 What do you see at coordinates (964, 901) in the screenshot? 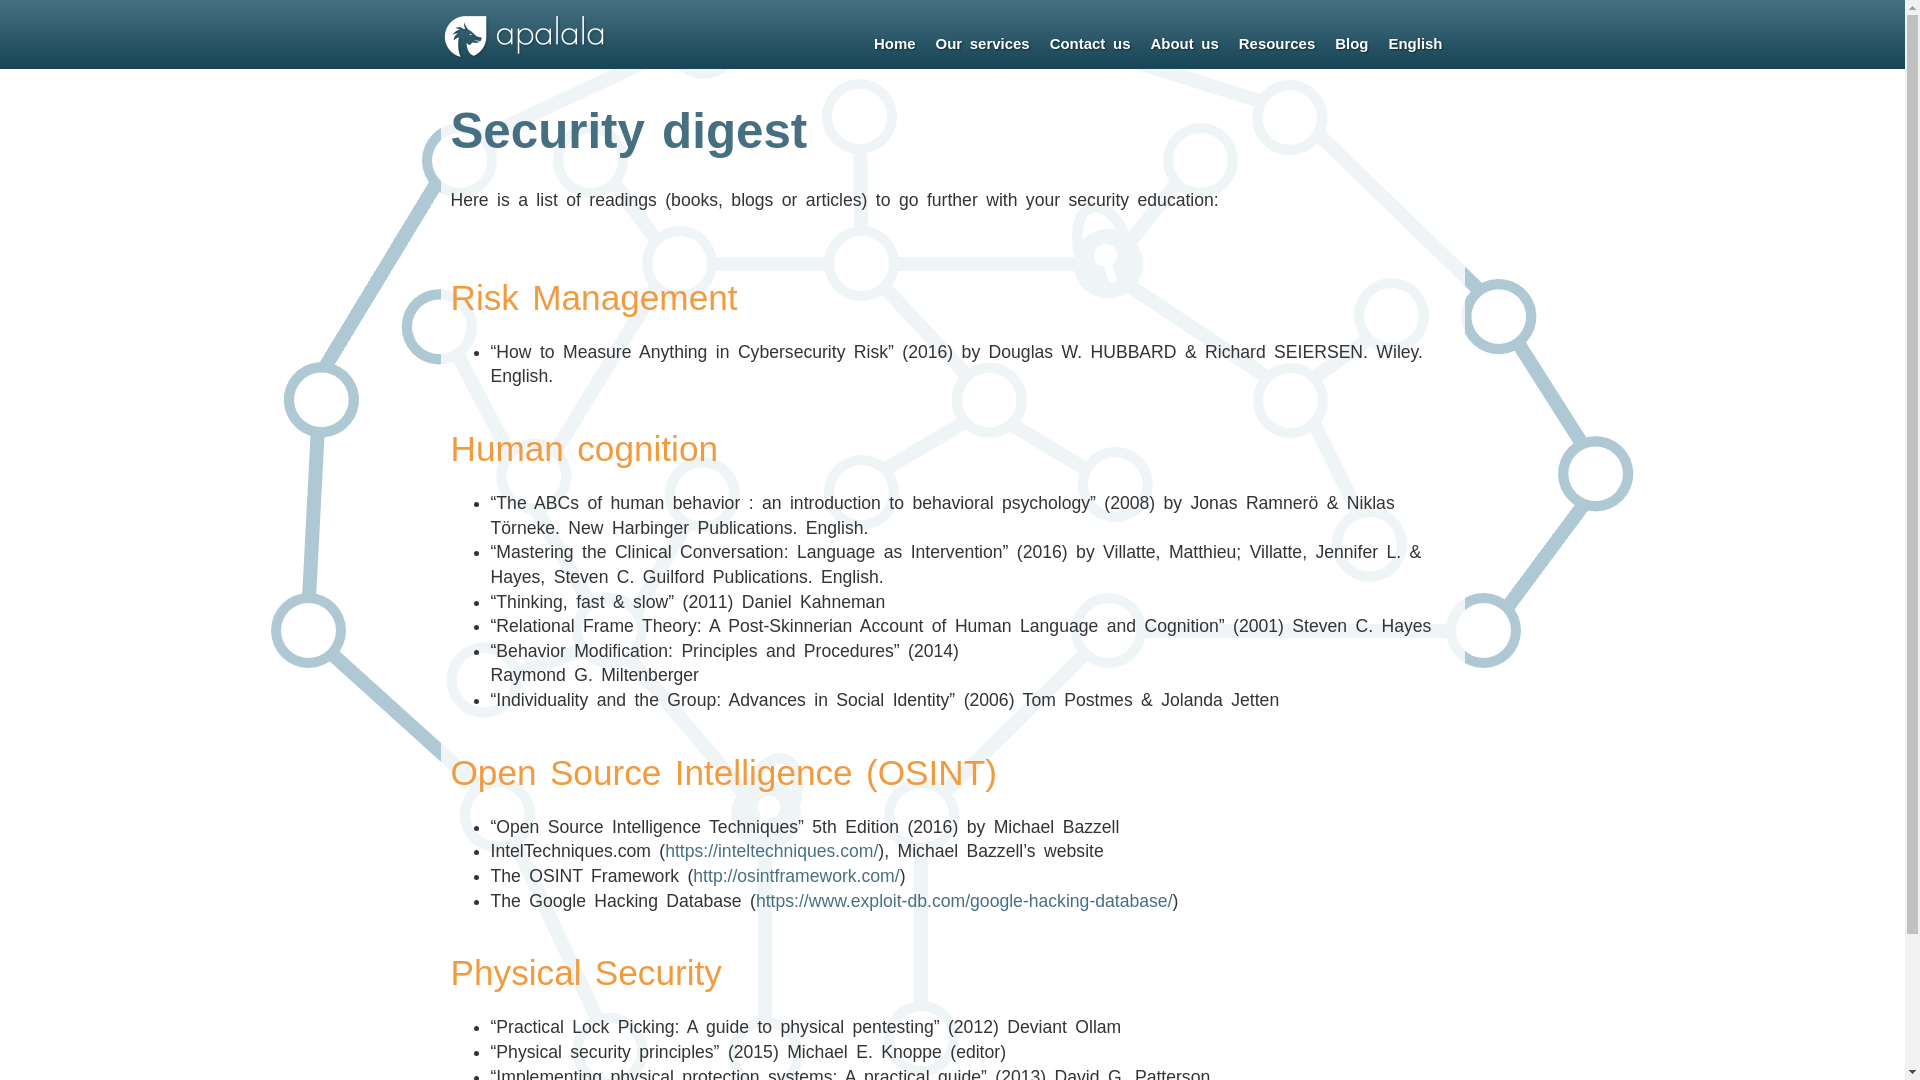
I see `'https://www.exploit-db.com/google-hacking-database/'` at bounding box center [964, 901].